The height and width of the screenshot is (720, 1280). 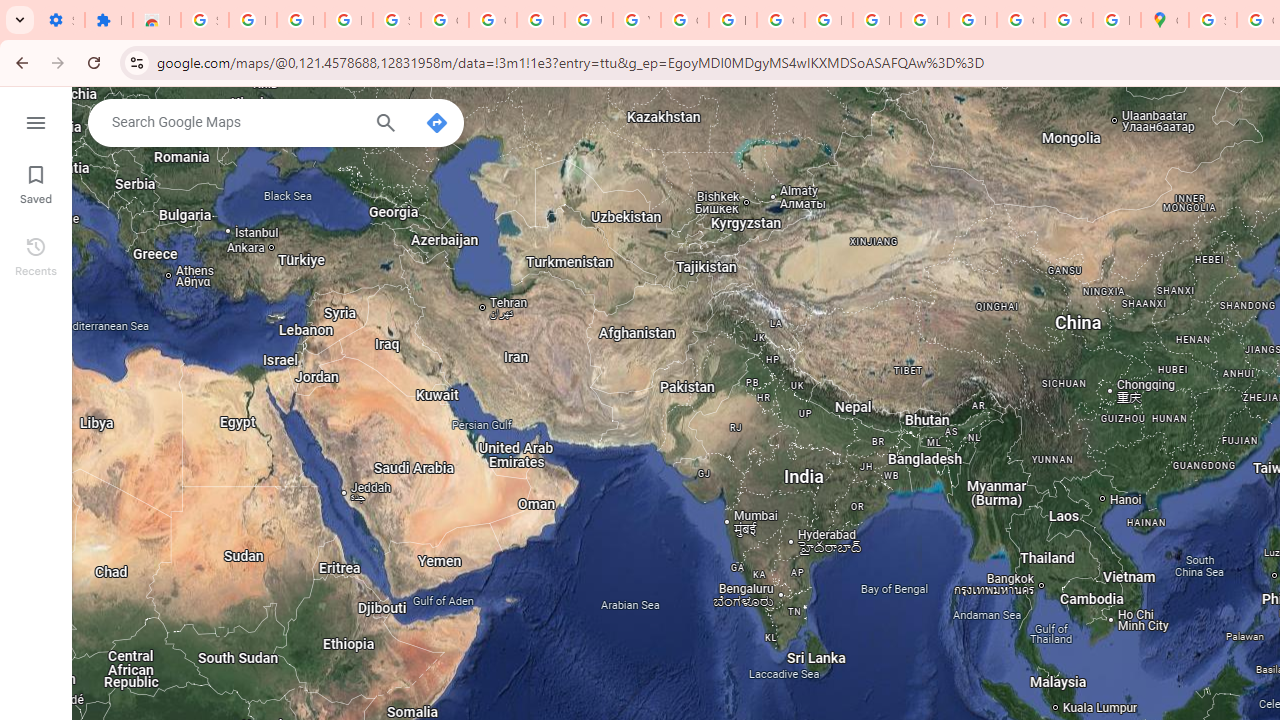 I want to click on 'Reviews: Helix Fruit Jump Arcade Game', so click(x=155, y=20).